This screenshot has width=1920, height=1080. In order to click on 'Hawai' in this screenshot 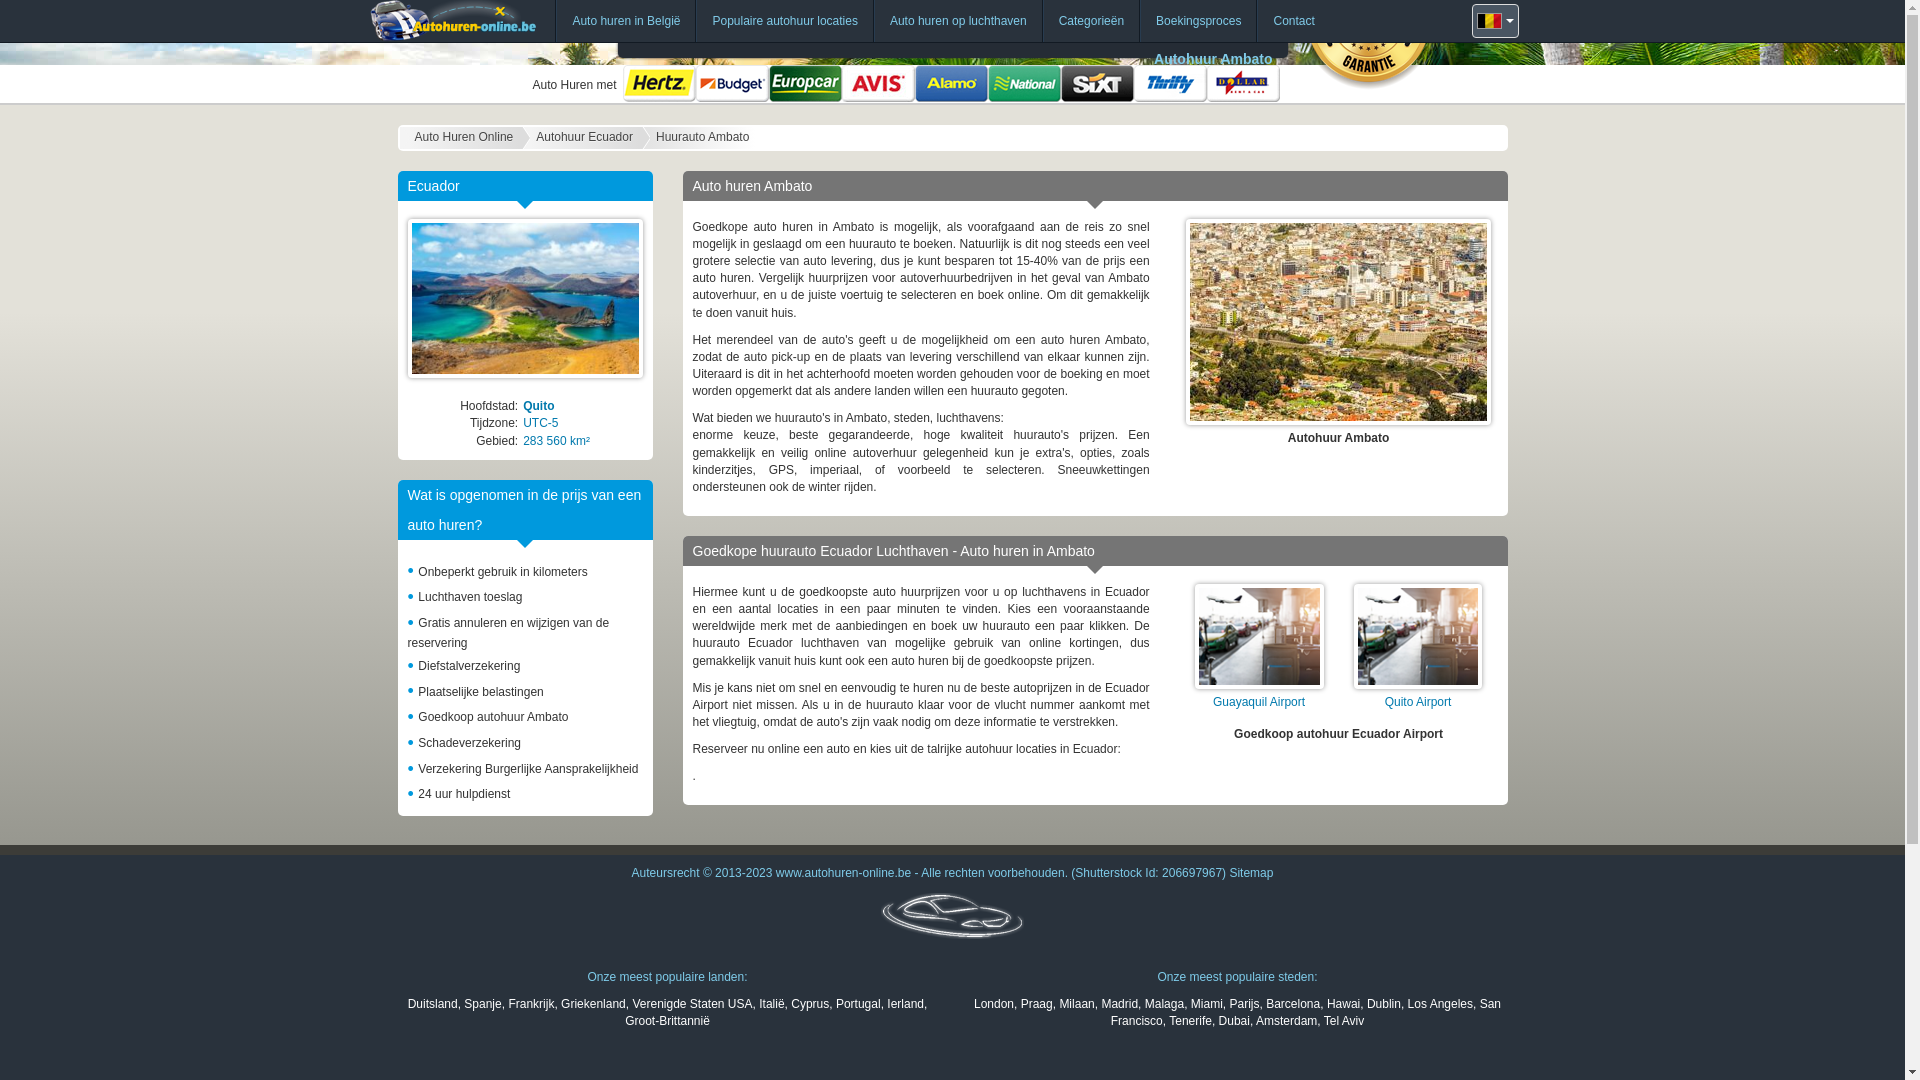, I will do `click(1326, 1003)`.